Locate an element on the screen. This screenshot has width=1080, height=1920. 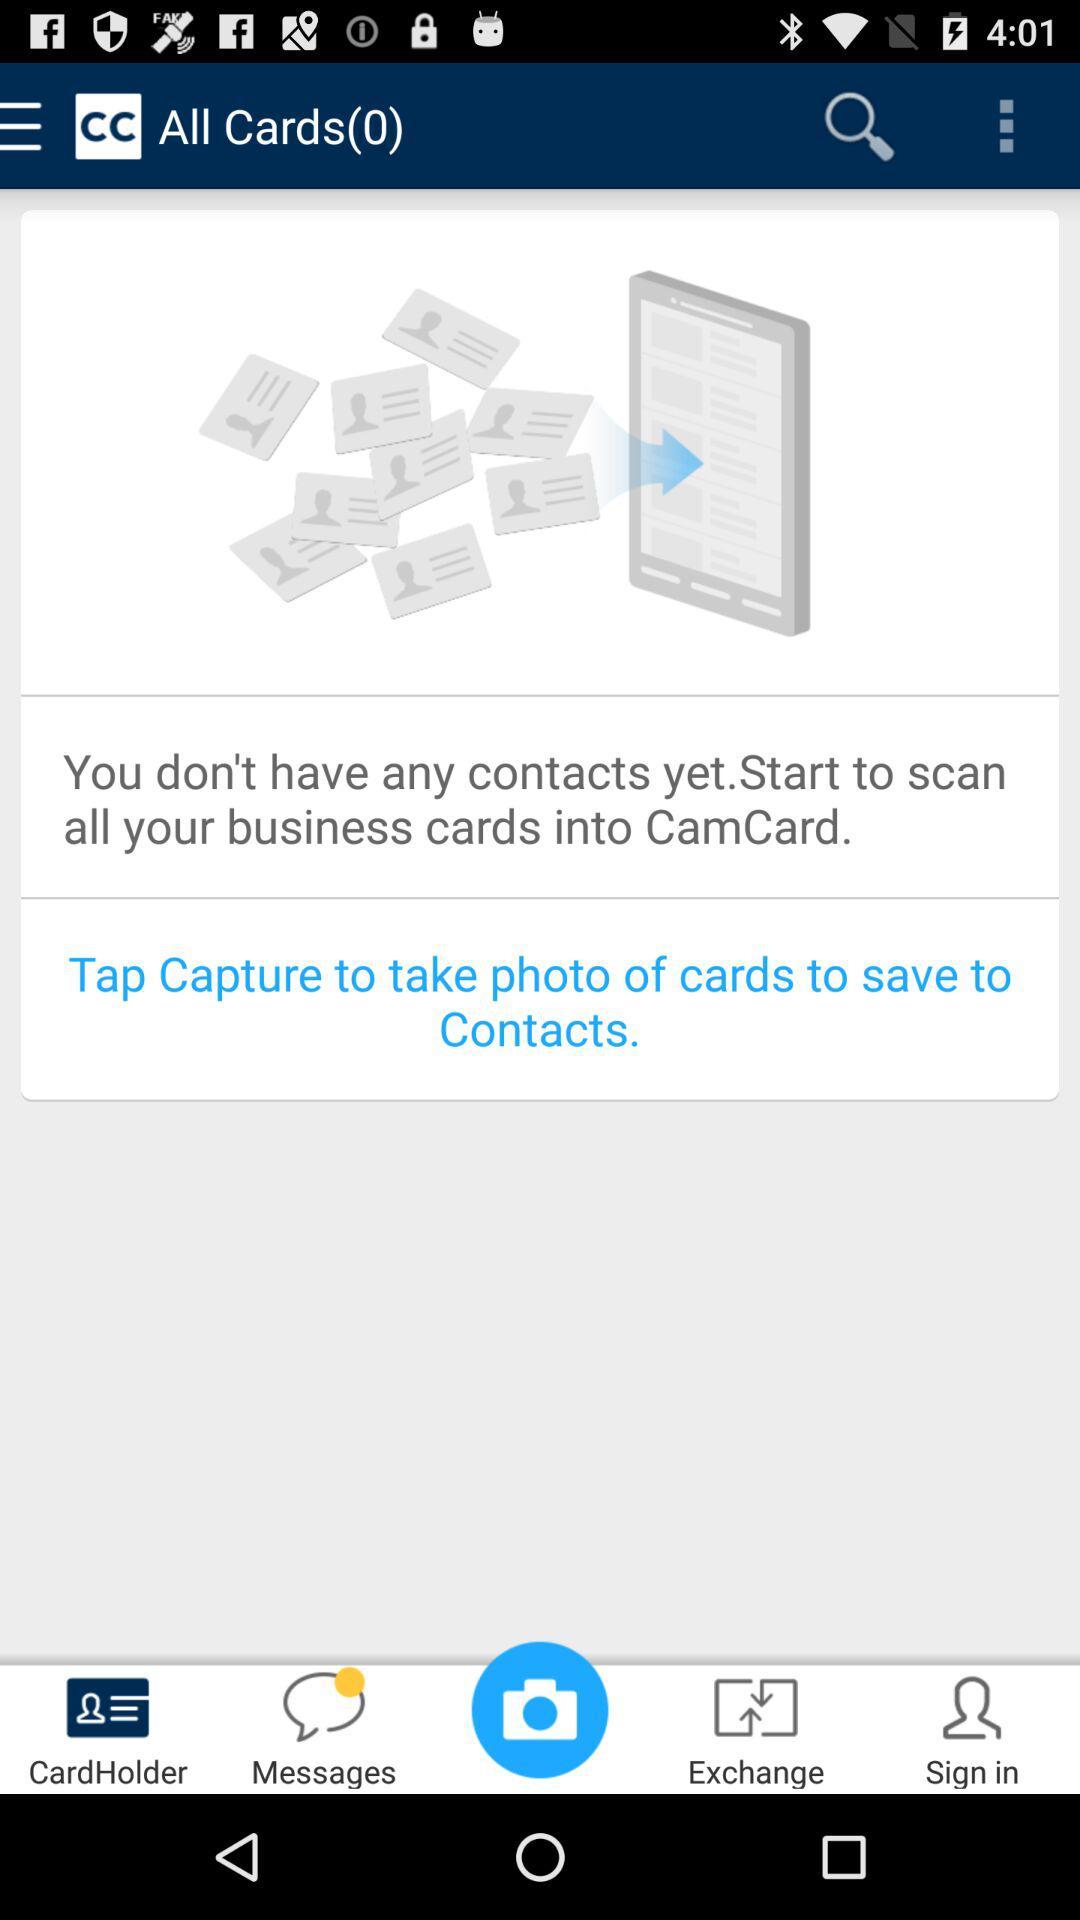
the blue coloured text is located at coordinates (540, 1000).